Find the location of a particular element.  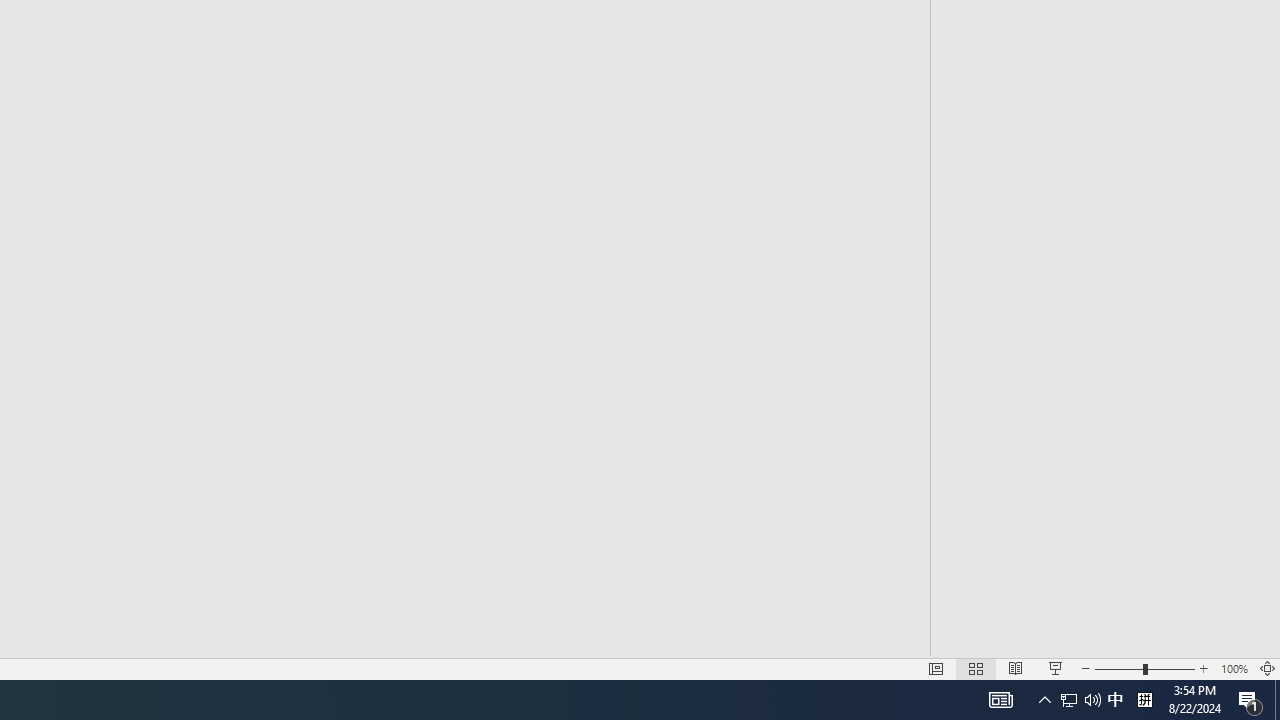

'Zoom 100%' is located at coordinates (1233, 669).